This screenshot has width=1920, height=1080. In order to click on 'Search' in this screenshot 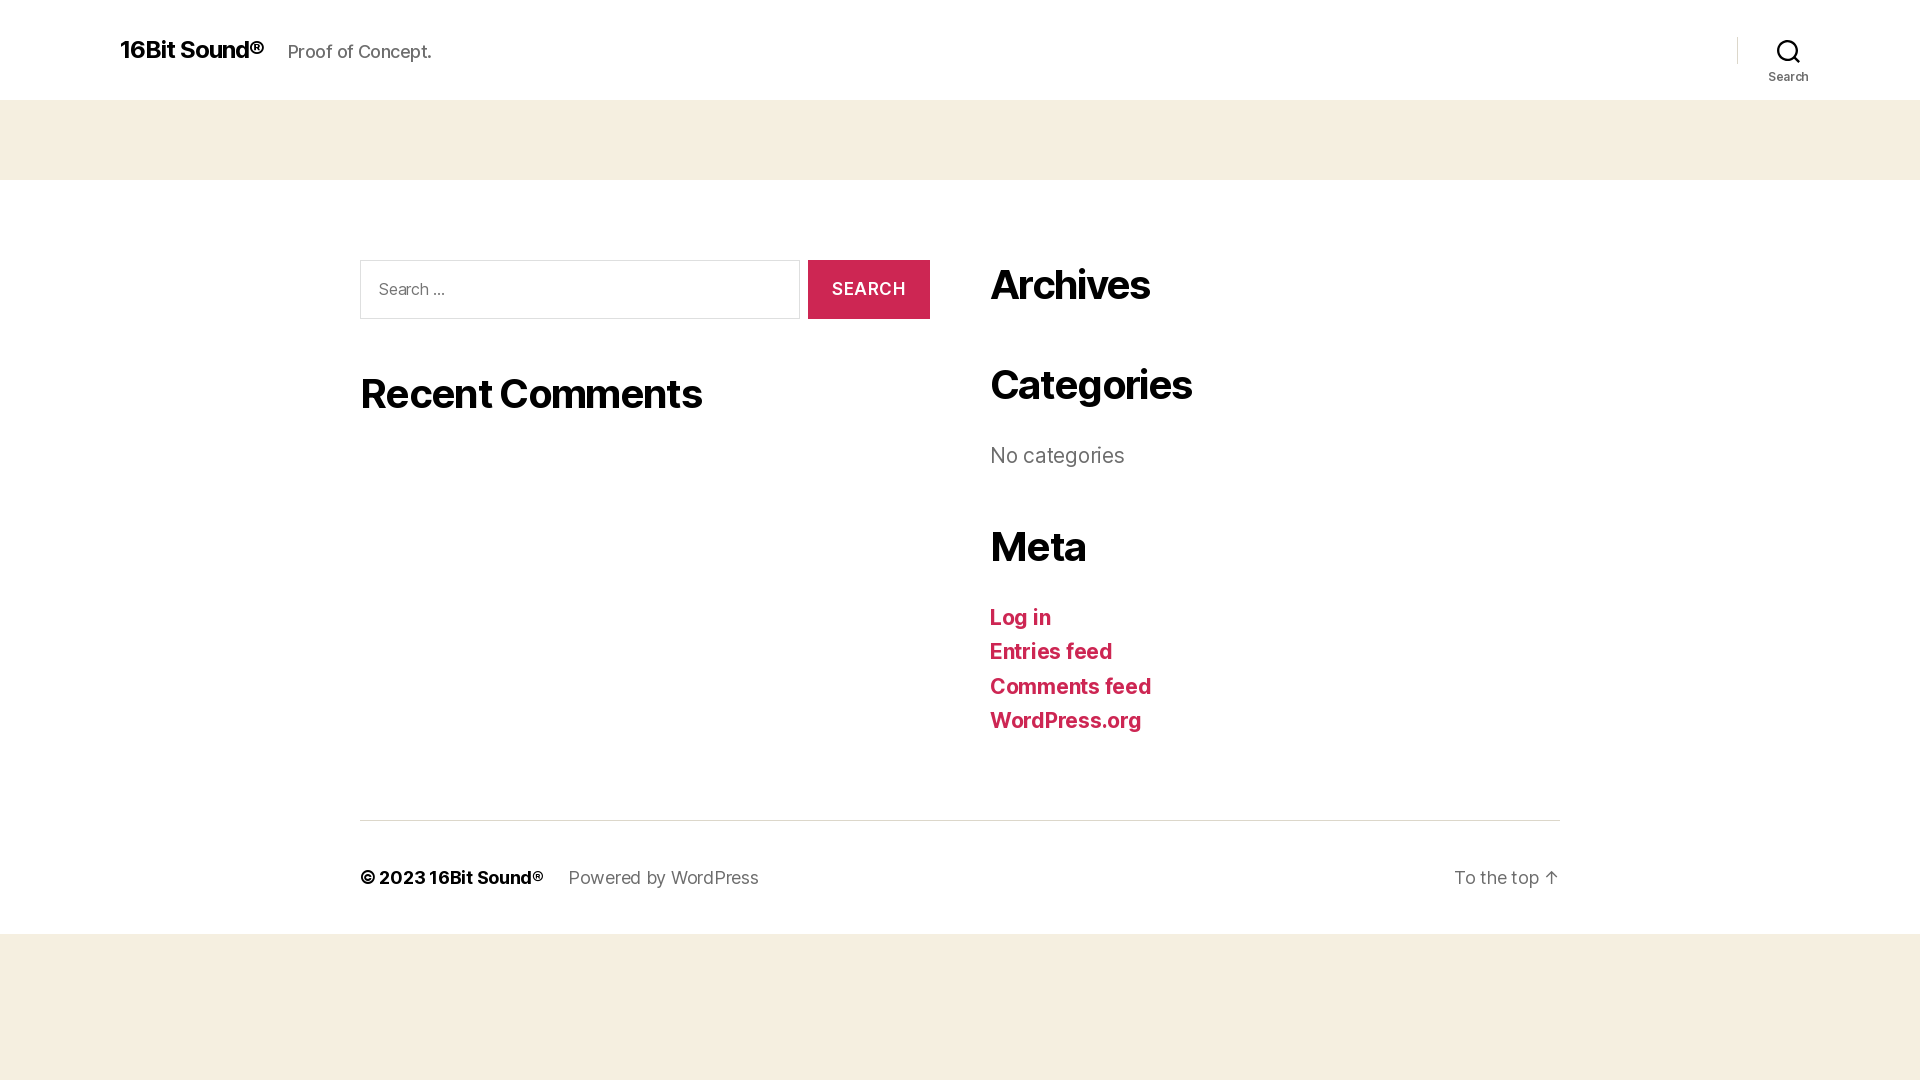, I will do `click(807, 289)`.